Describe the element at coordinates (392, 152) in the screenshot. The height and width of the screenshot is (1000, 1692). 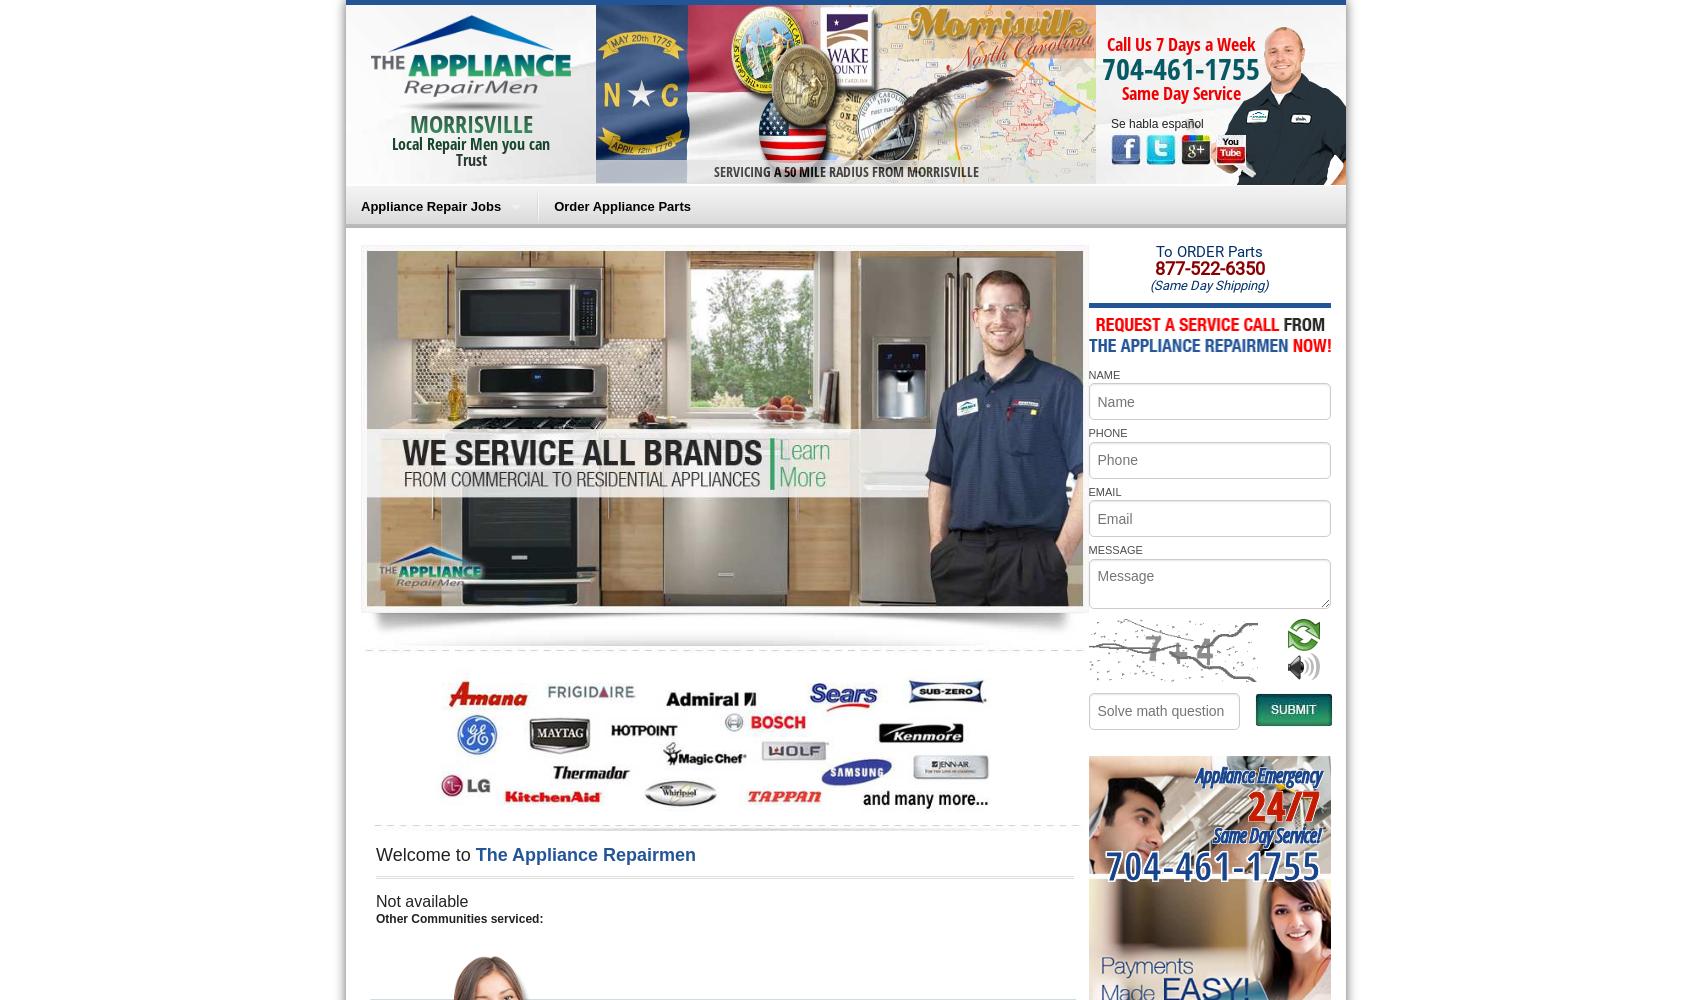
I see `'Local Repair Men you can Trust'` at that location.